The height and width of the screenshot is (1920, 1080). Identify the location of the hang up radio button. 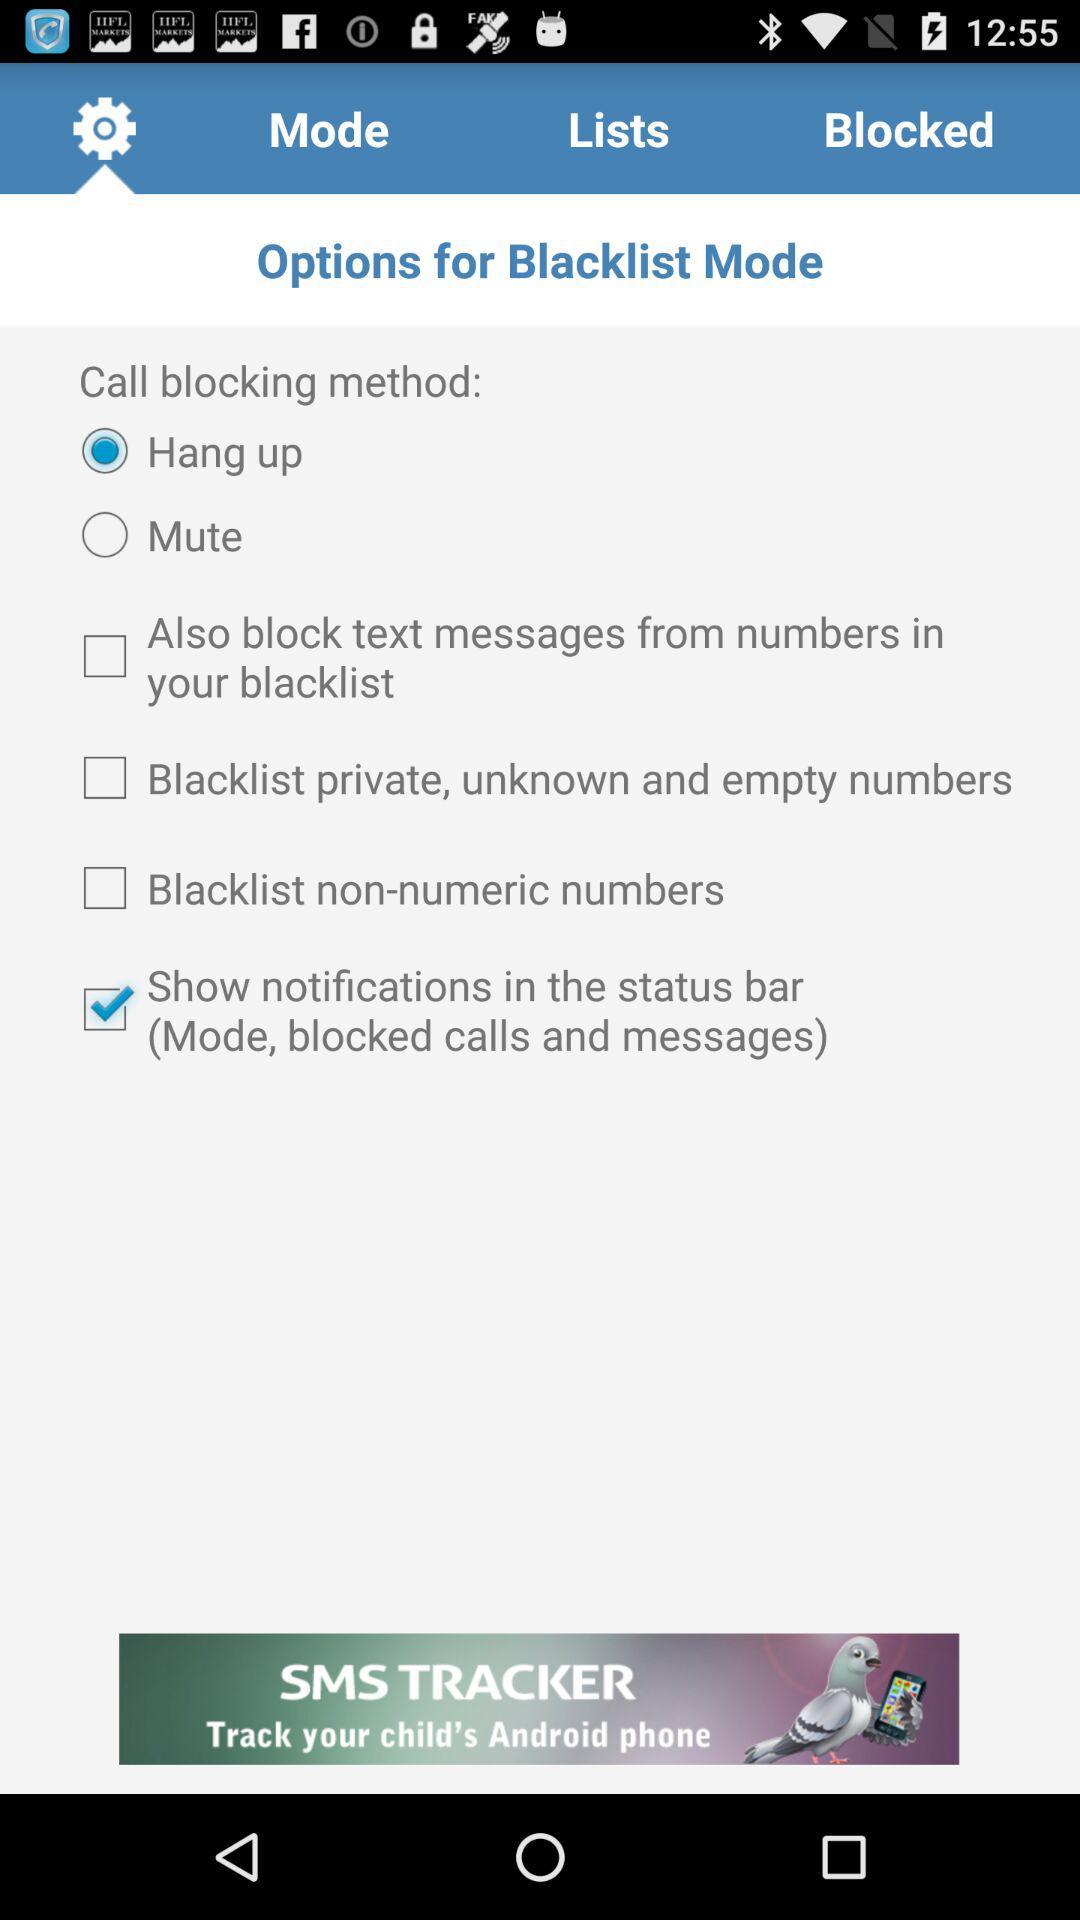
(182, 449).